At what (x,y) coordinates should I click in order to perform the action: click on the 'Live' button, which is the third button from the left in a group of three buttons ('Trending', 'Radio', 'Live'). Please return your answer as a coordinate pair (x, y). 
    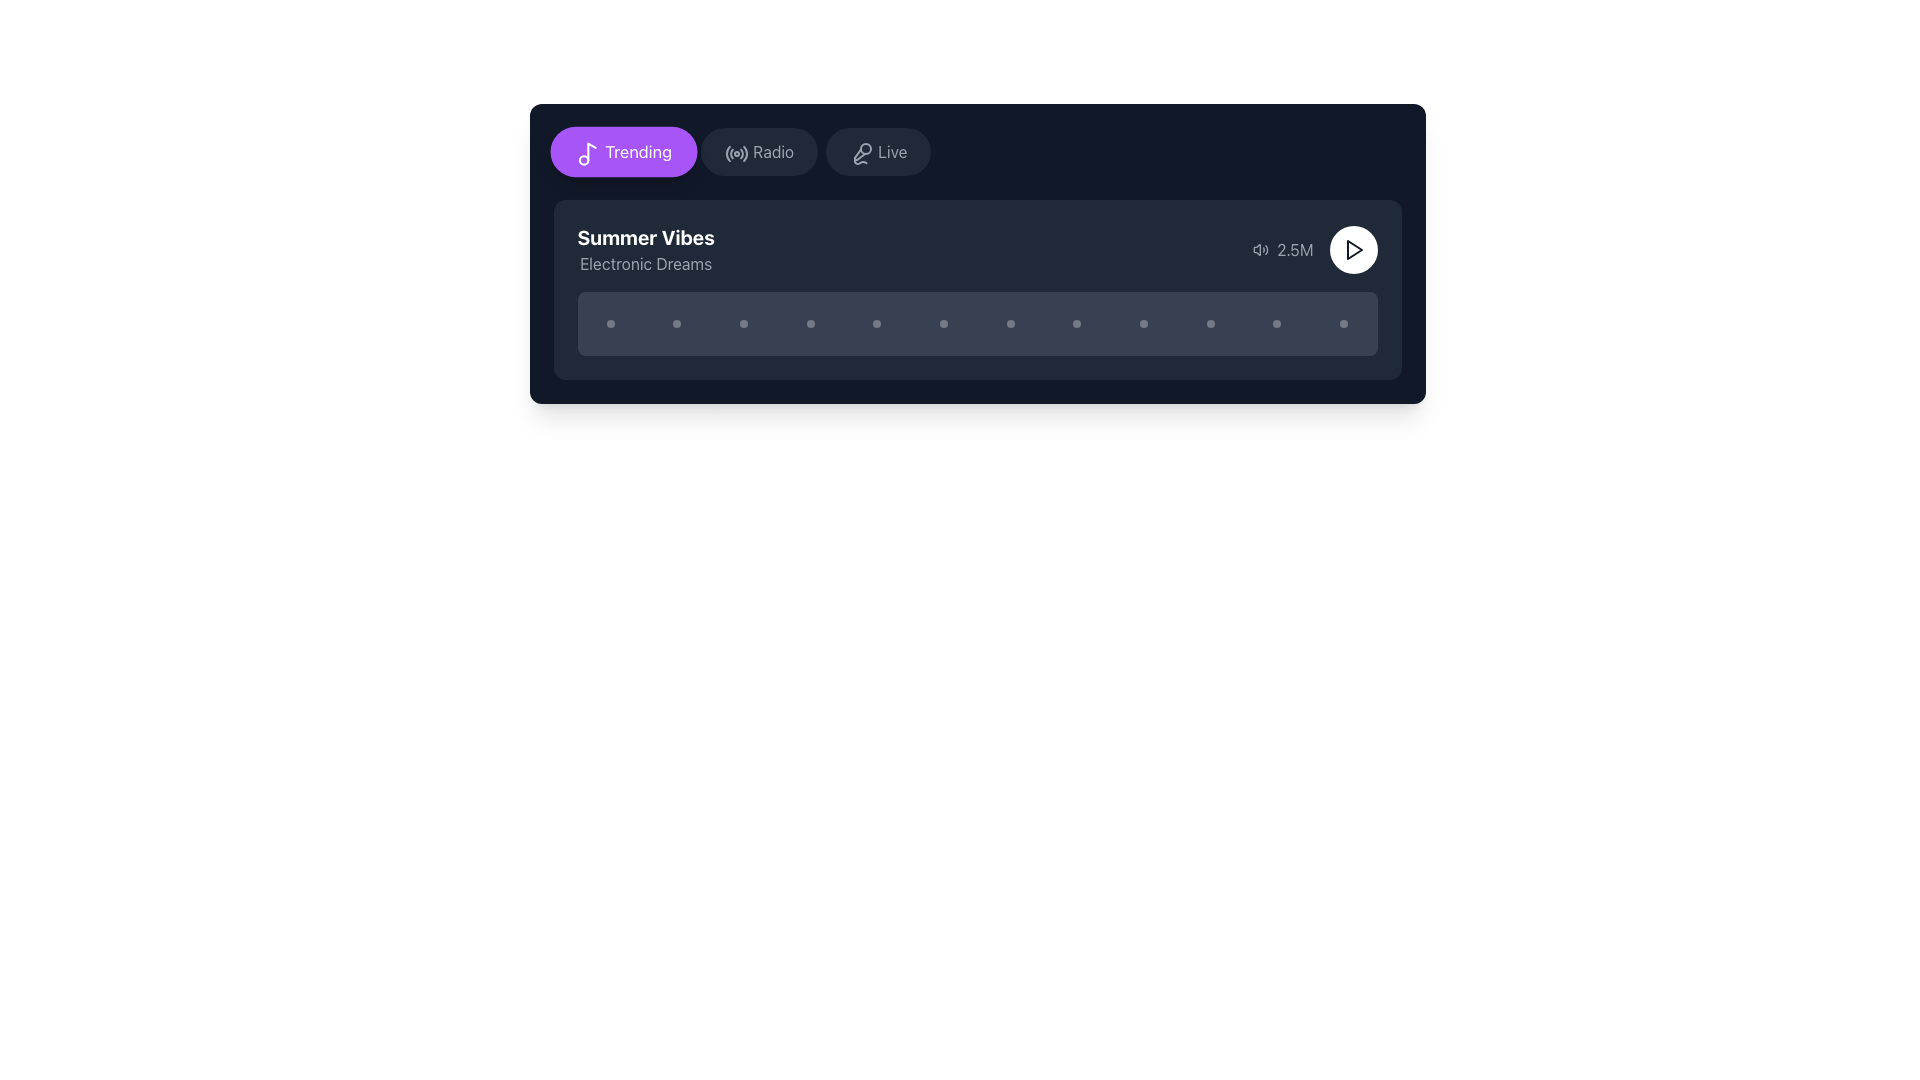
    Looking at the image, I should click on (878, 150).